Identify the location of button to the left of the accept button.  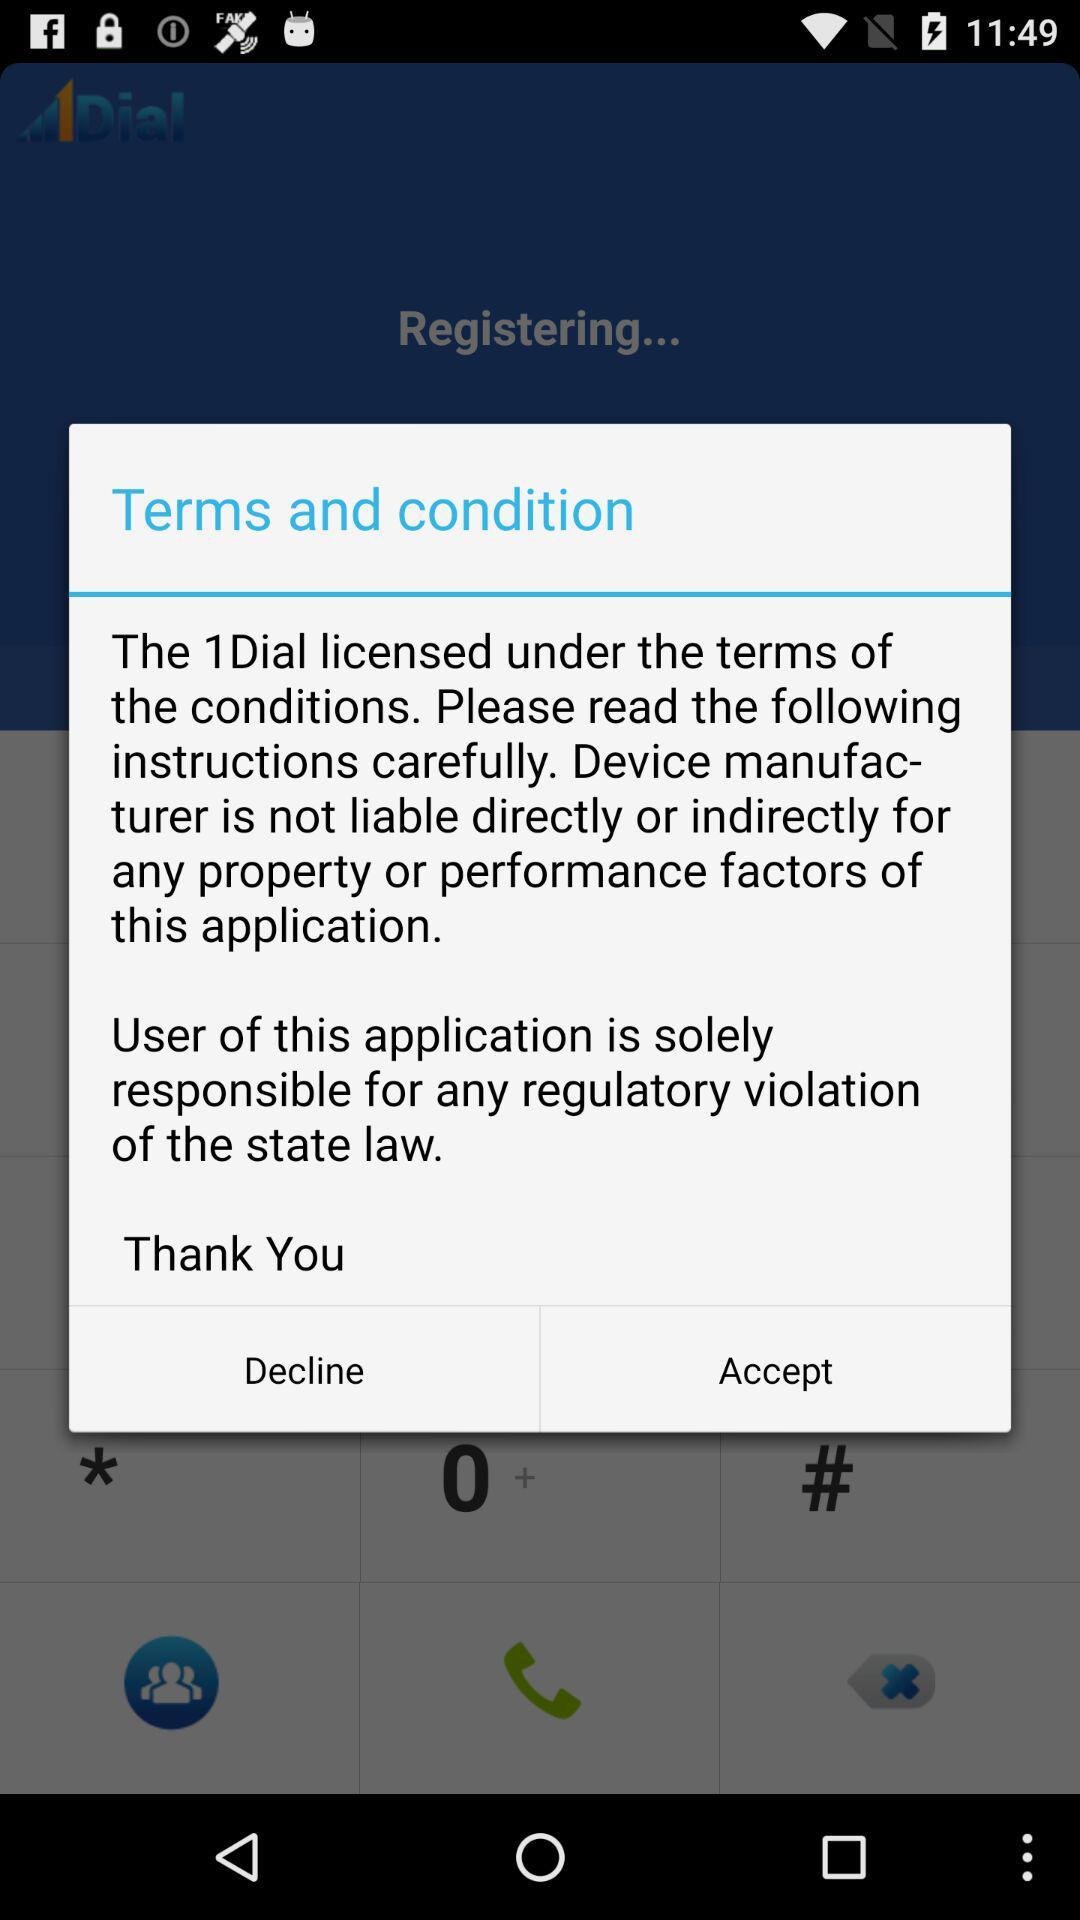
(304, 1368).